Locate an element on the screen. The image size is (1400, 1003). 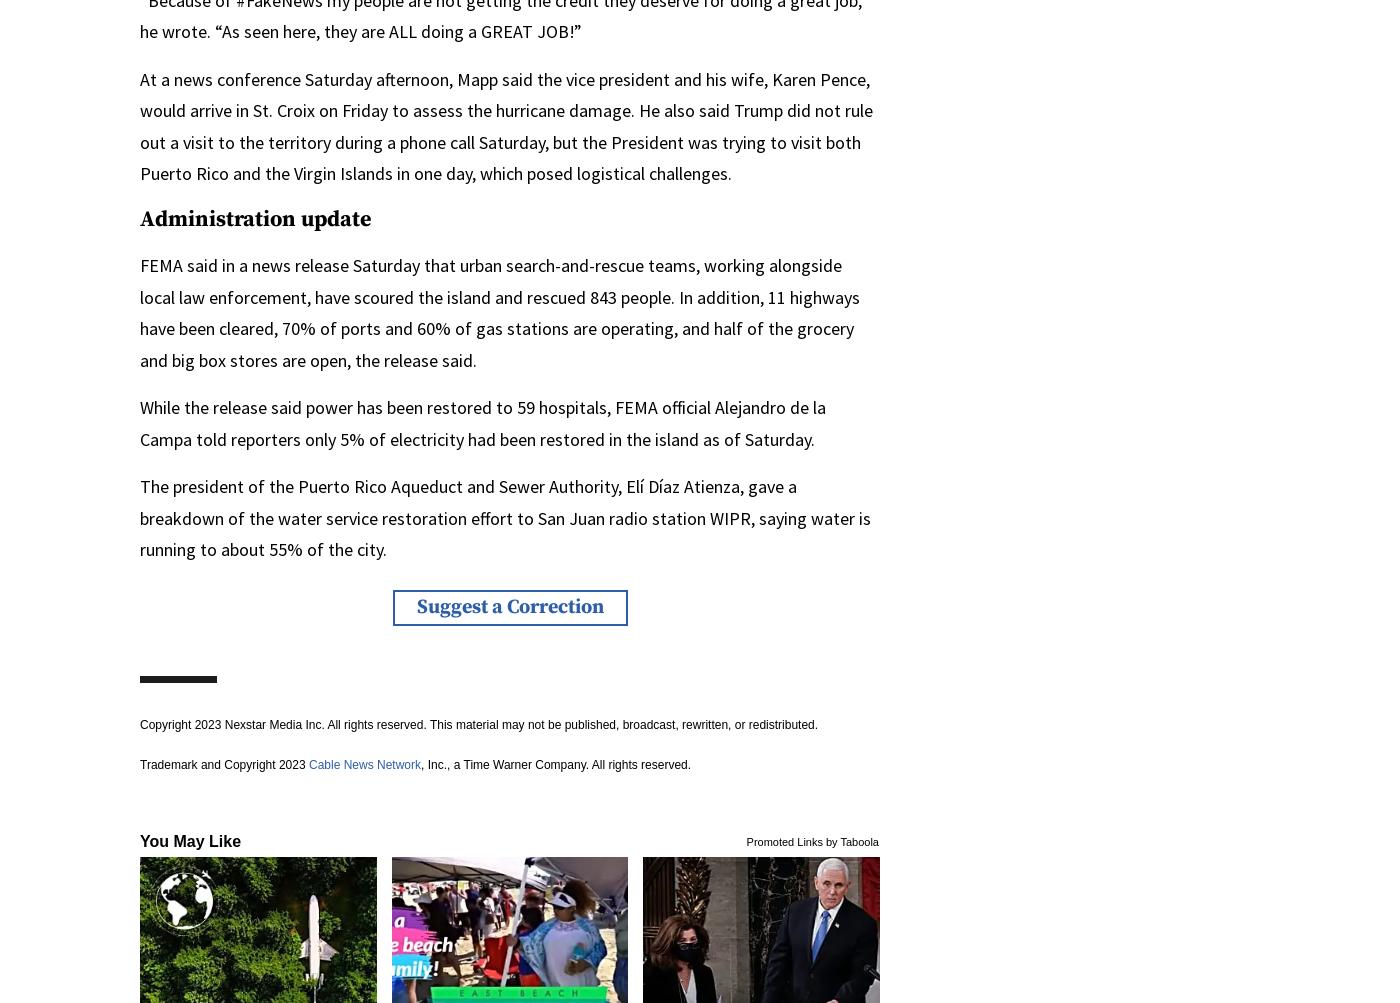
'Cable News Network' is located at coordinates (308, 762).